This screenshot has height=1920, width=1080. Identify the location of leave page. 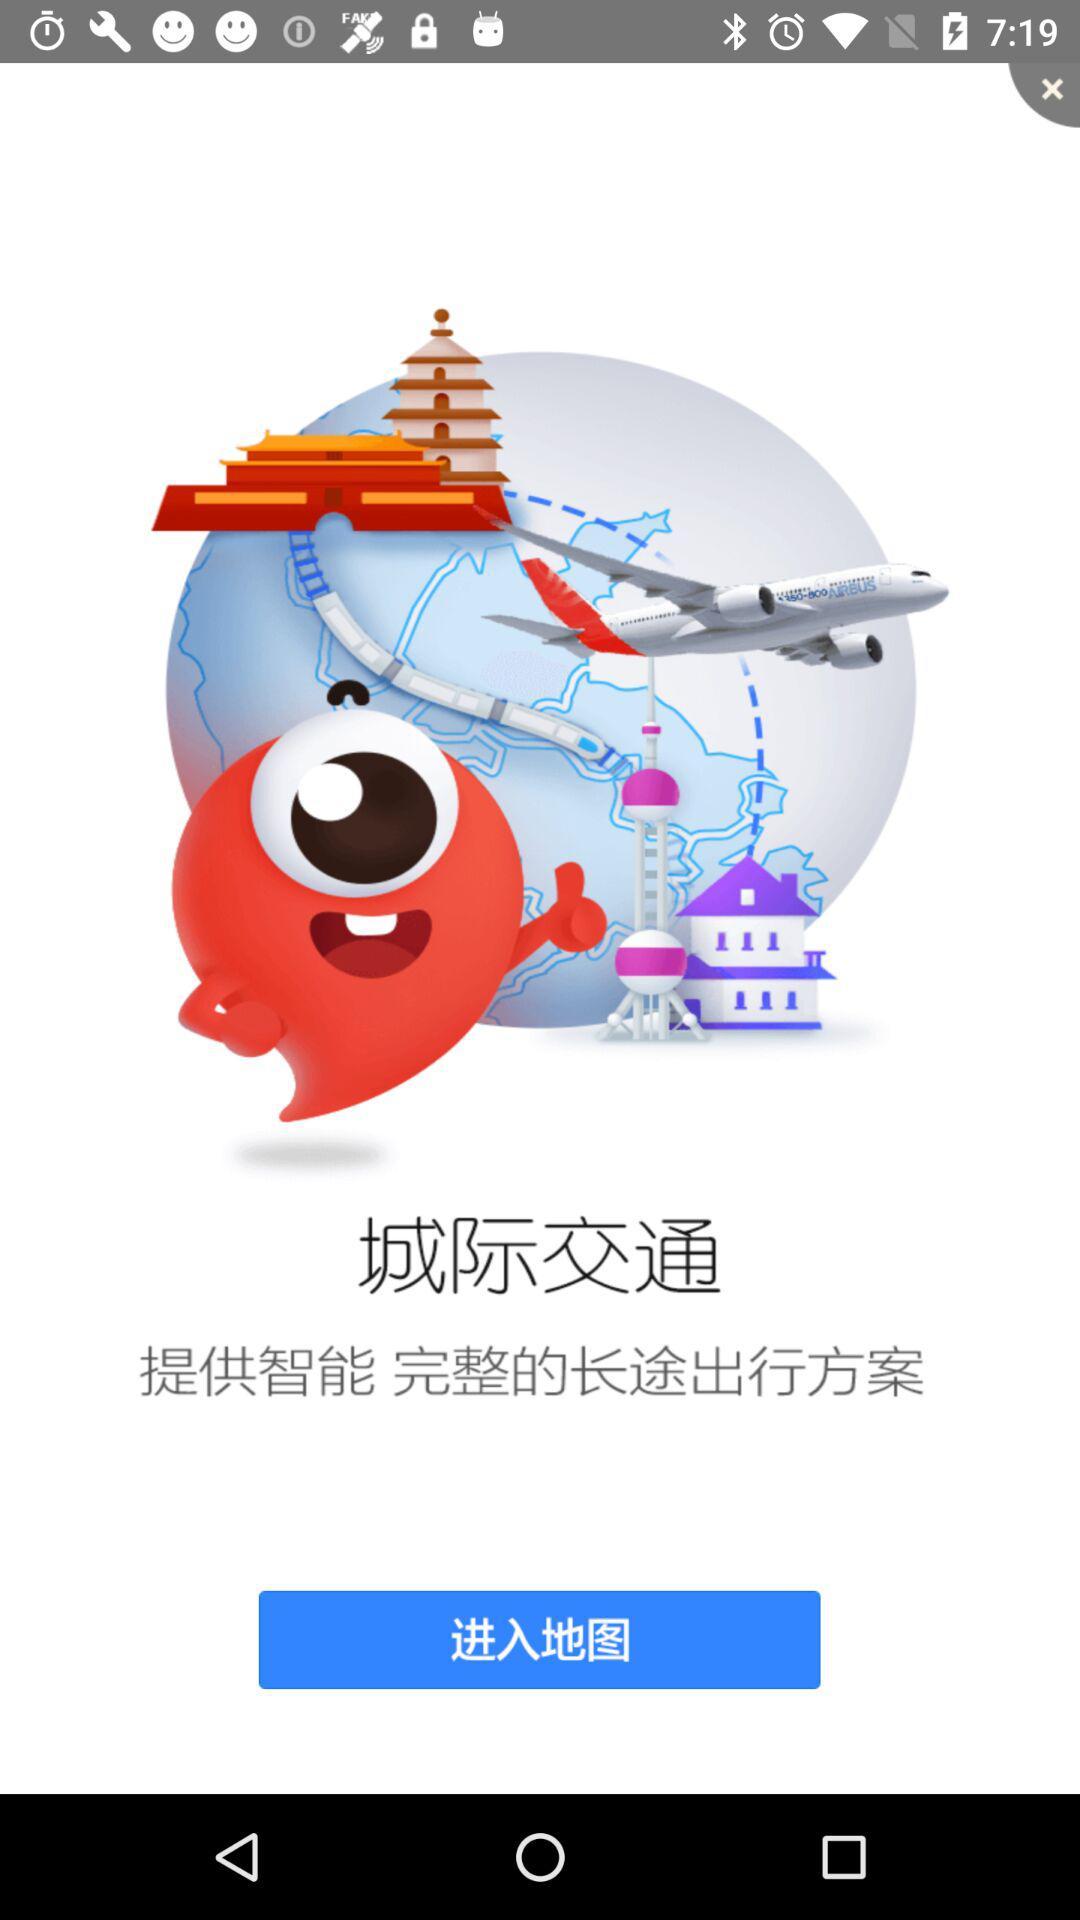
(1043, 94).